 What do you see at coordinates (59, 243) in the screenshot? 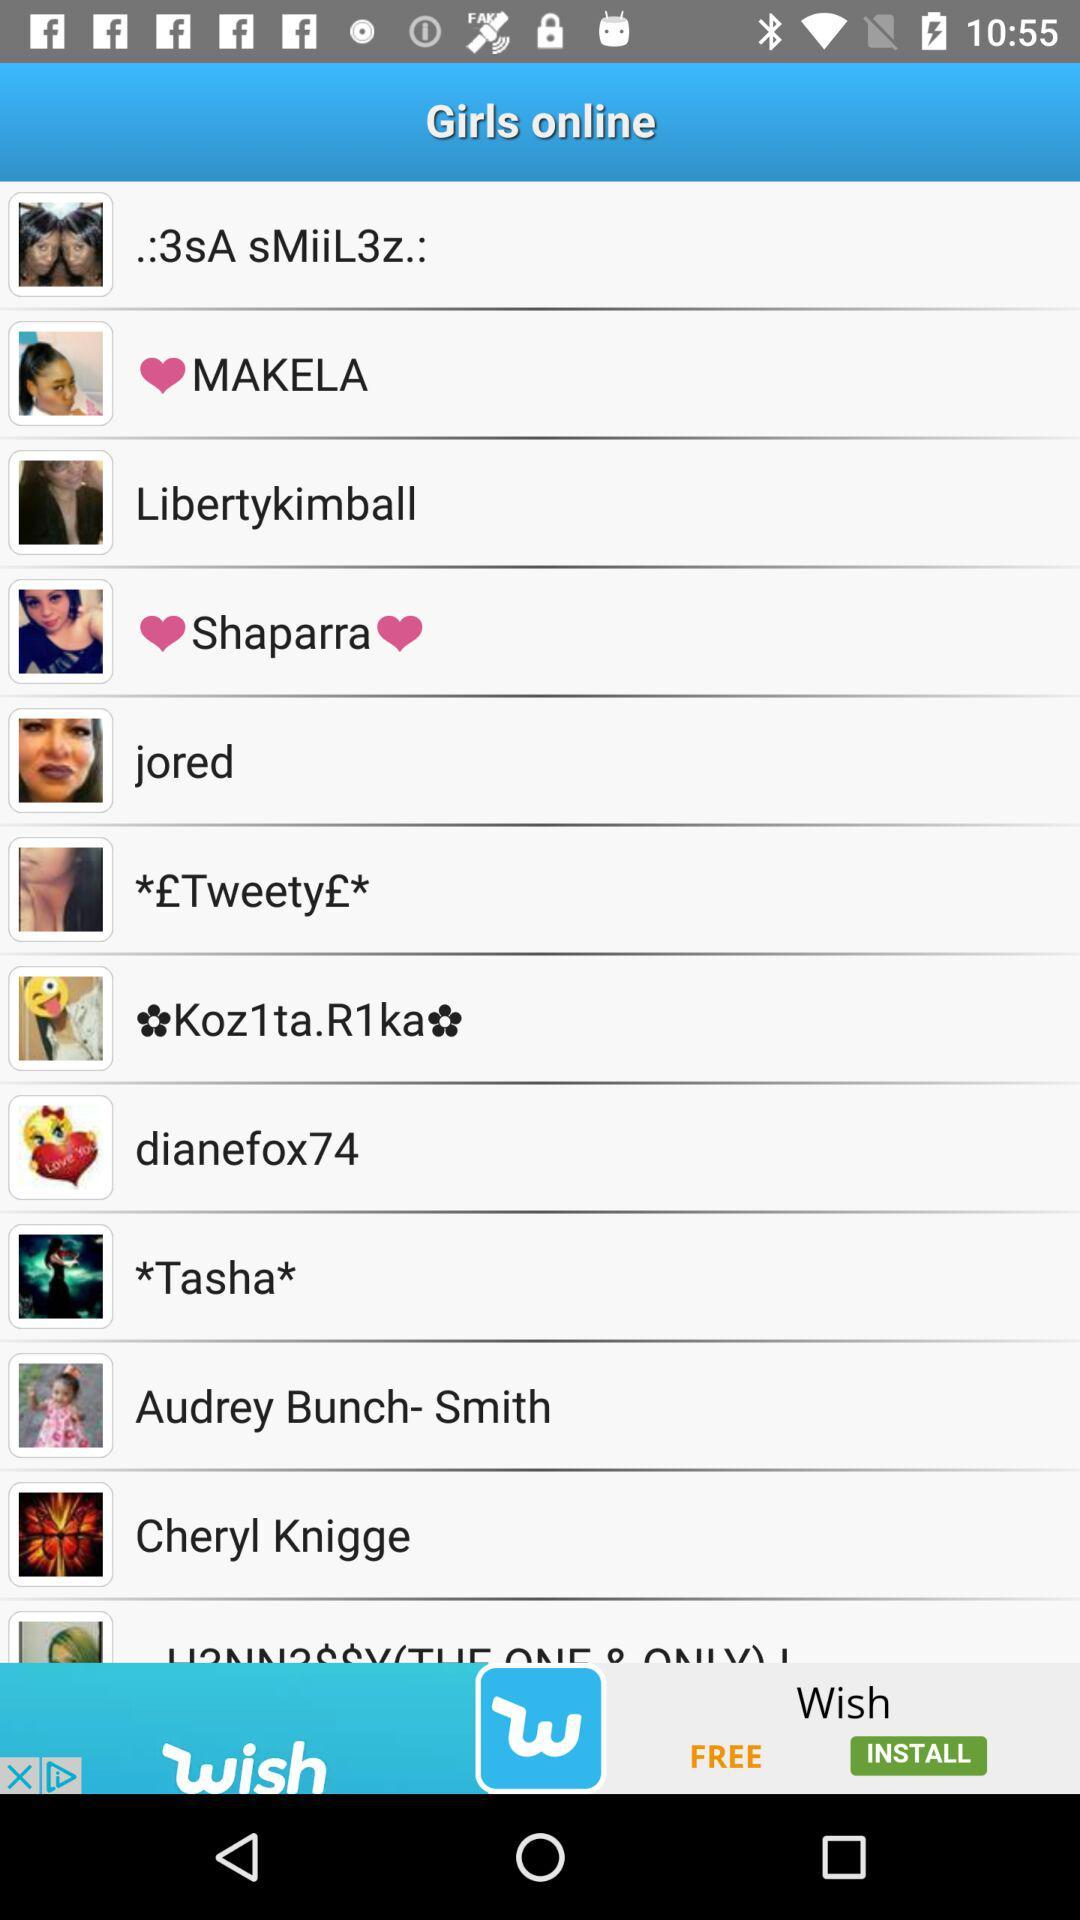
I see `searcher button` at bounding box center [59, 243].